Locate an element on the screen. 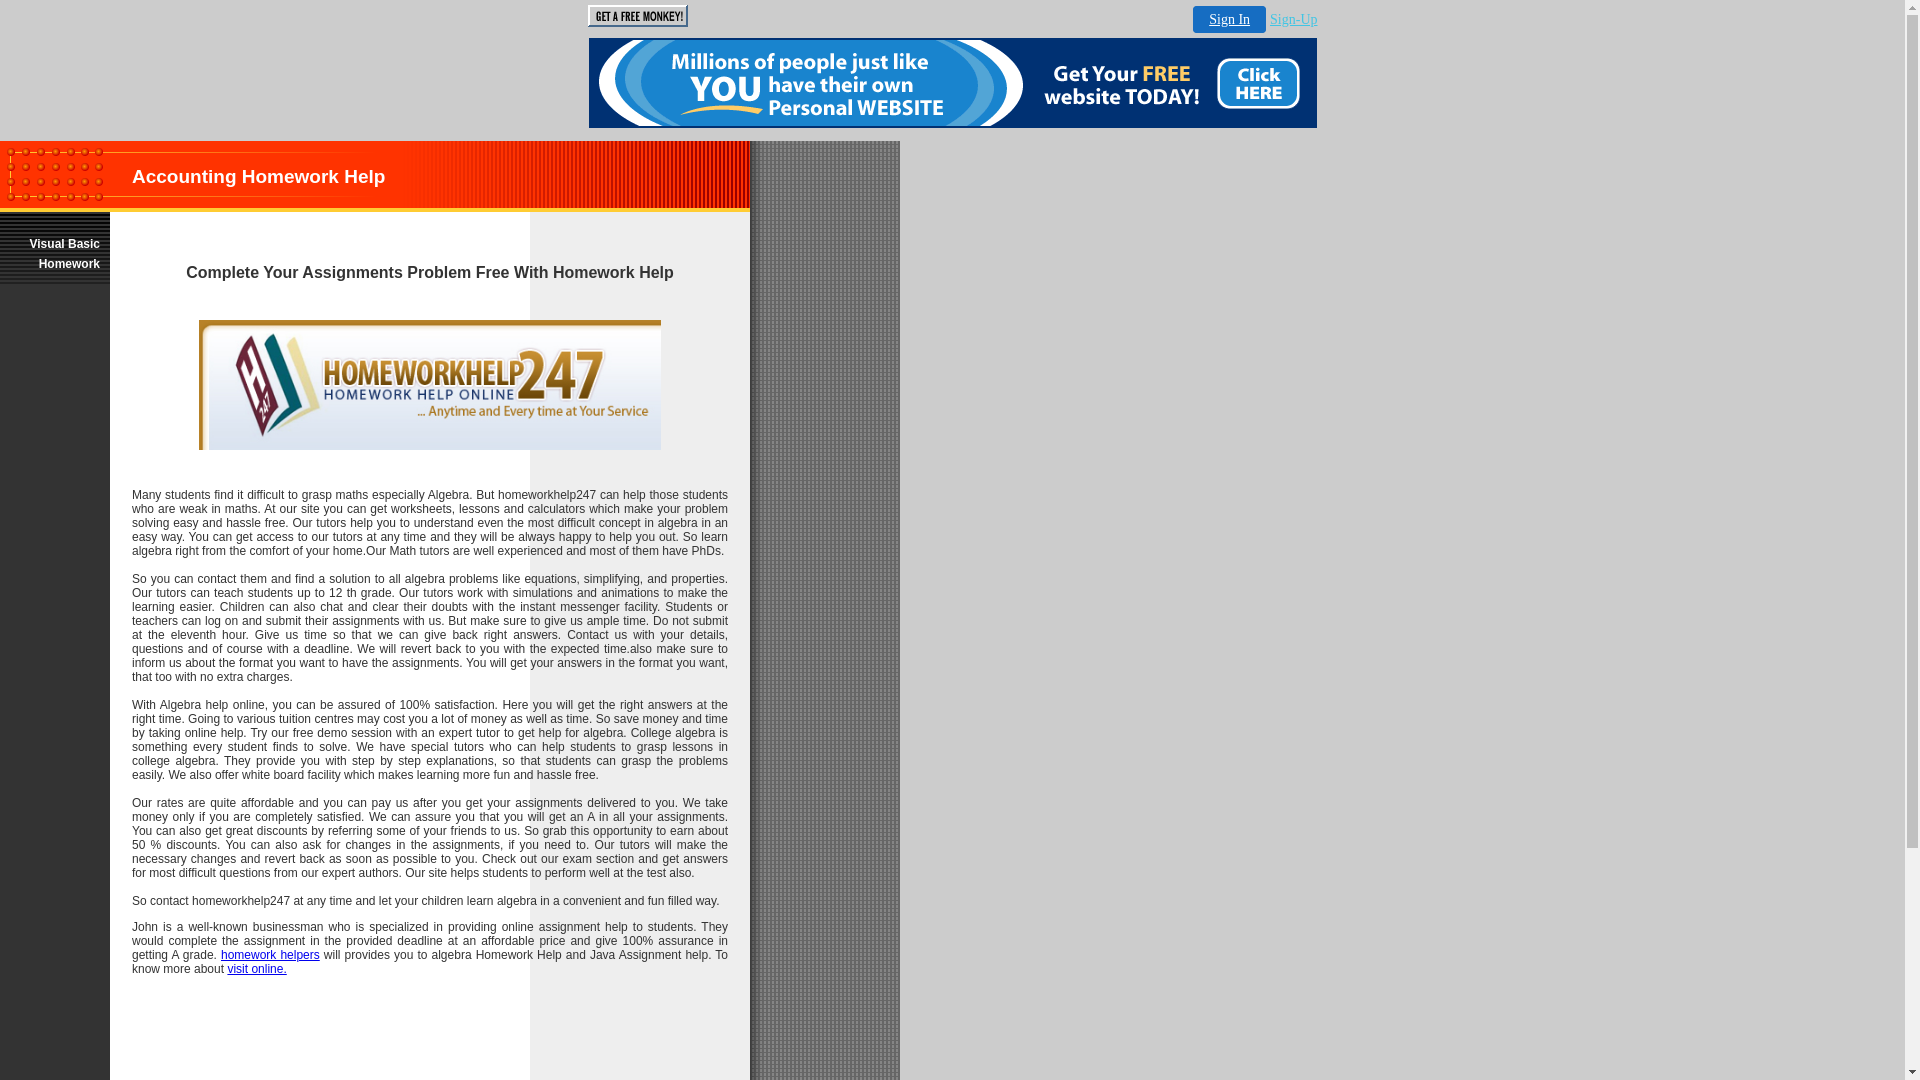  'Sign-Up' is located at coordinates (1293, 19).